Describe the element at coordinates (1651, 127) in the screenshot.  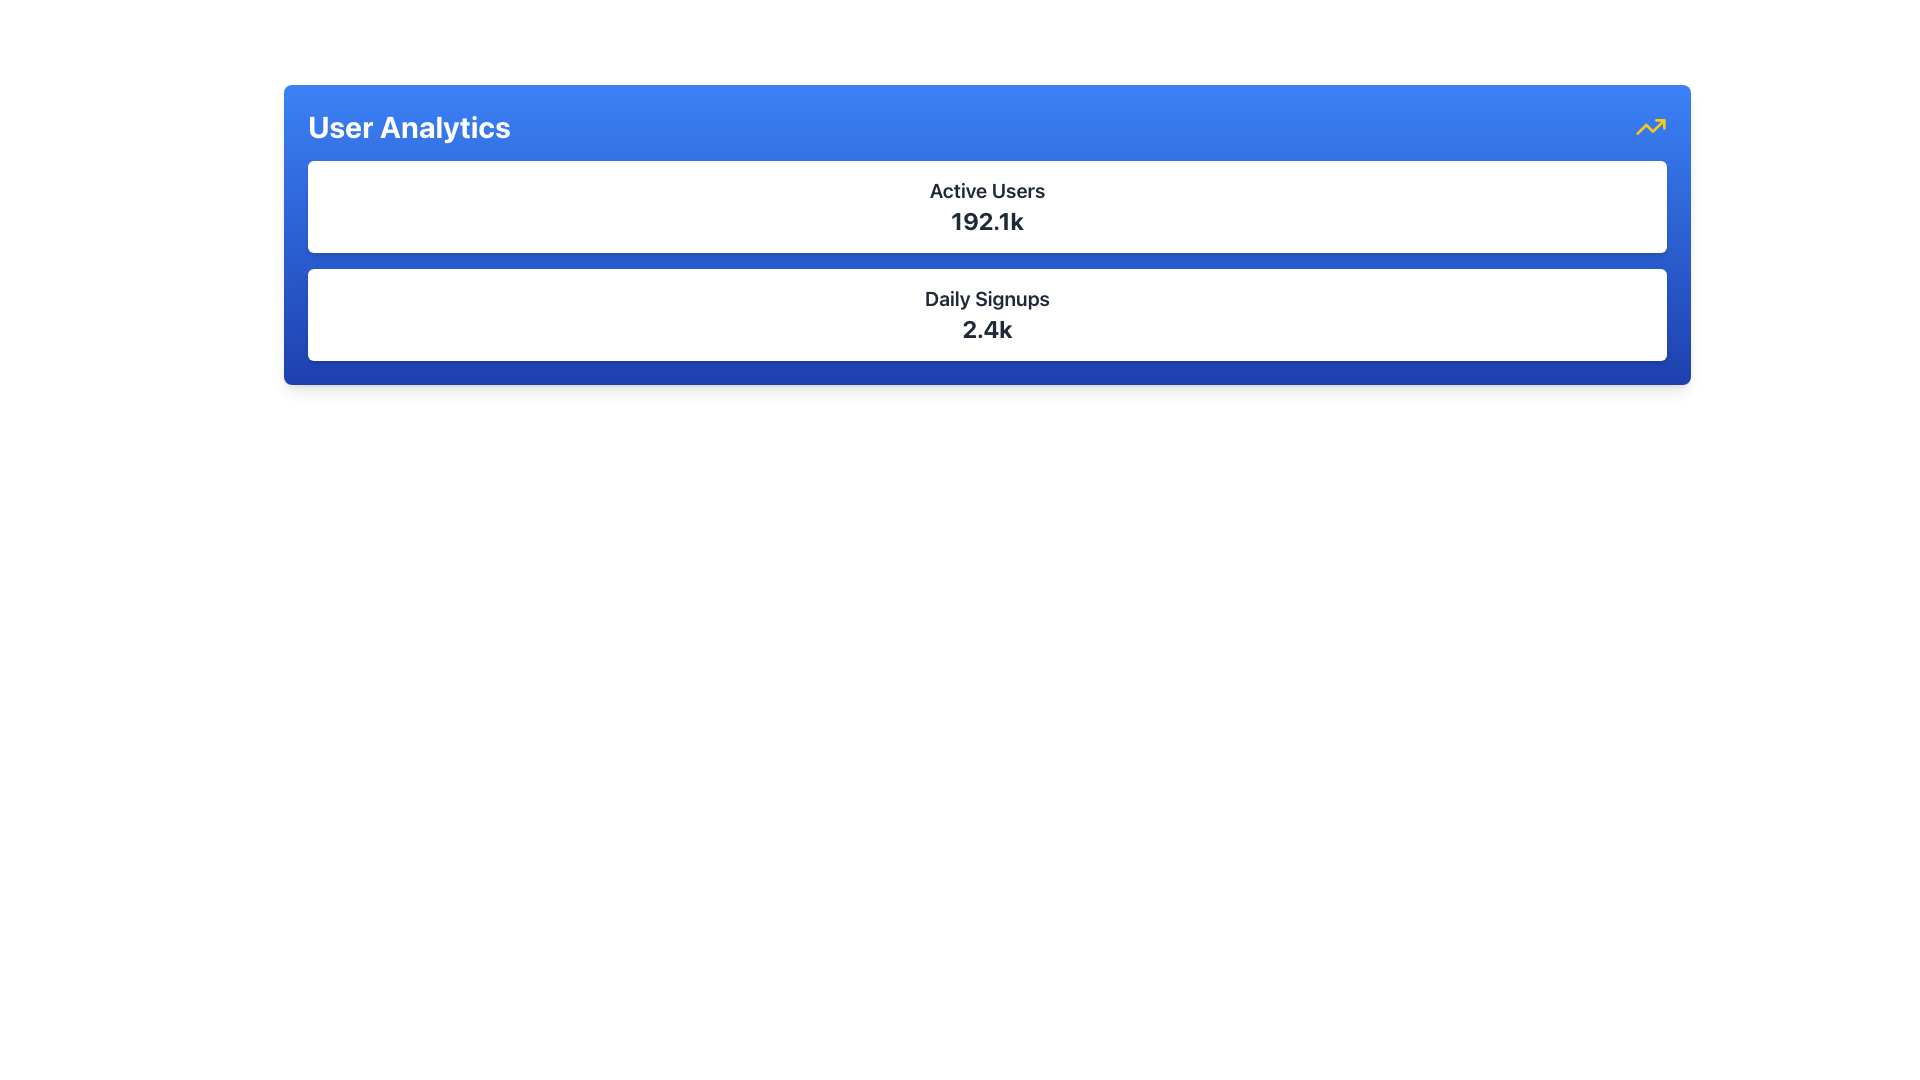
I see `the icon representing analytical growth or trend information located at the top-right corner of the 'User Analytics' section header` at that location.